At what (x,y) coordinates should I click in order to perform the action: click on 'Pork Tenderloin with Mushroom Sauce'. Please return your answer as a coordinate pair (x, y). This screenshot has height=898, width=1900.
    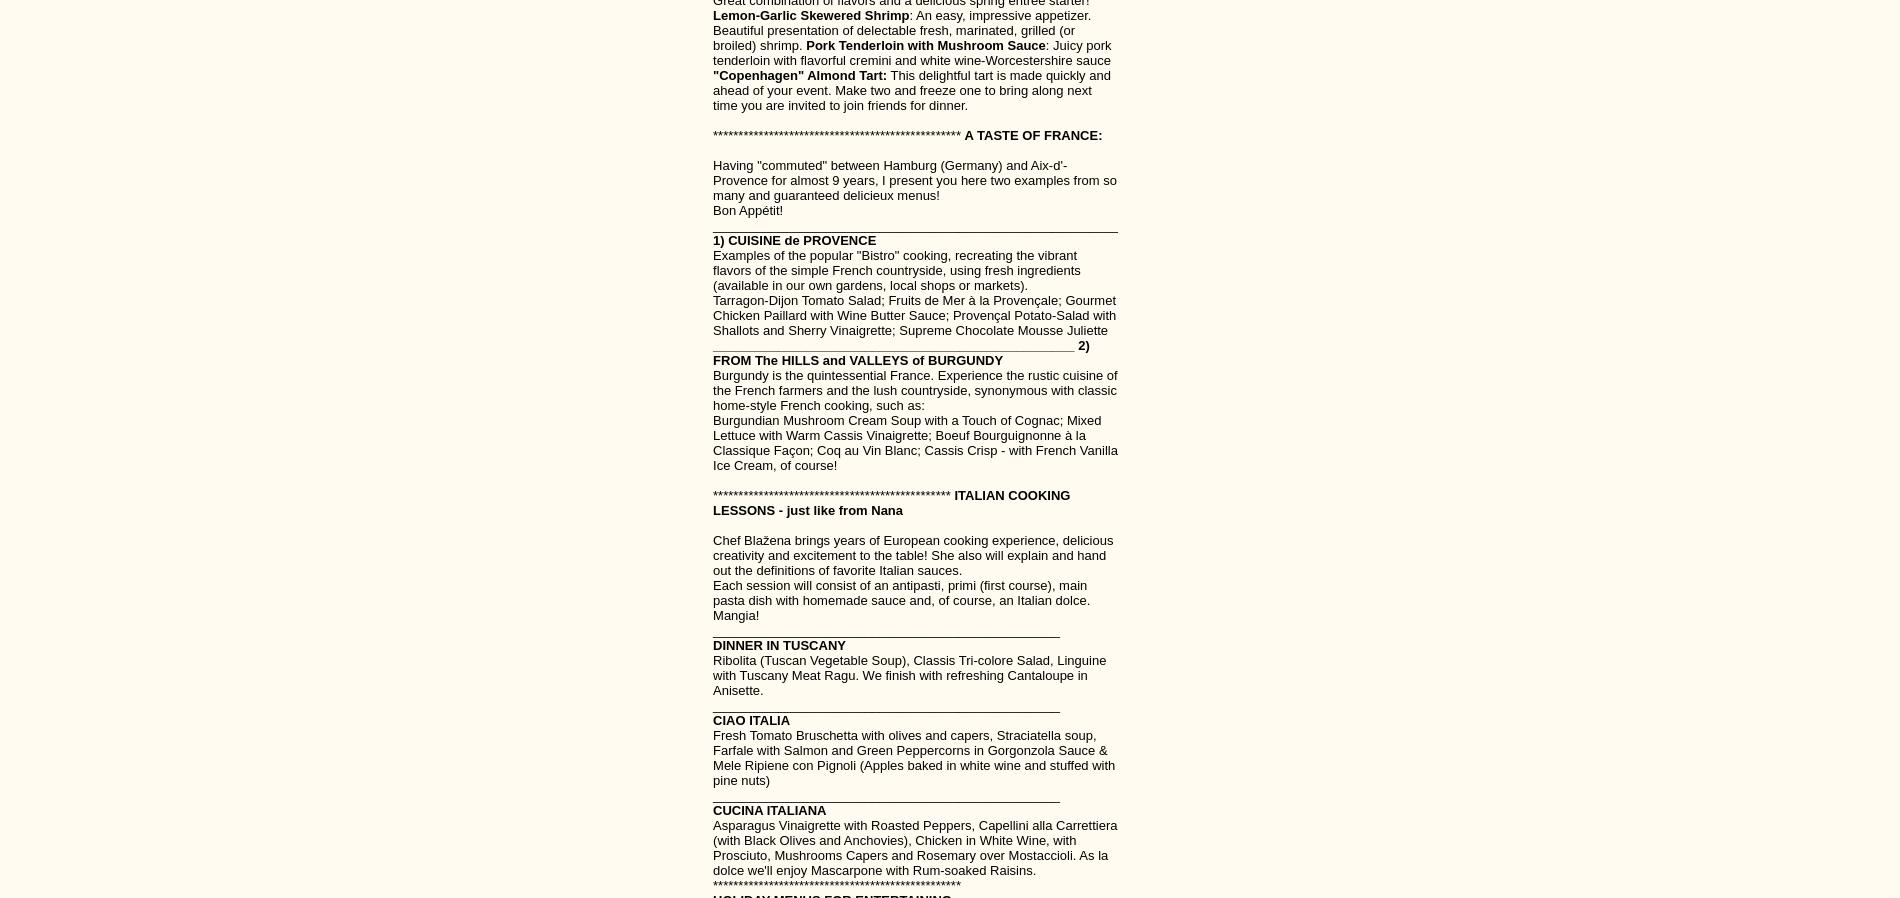
    Looking at the image, I should click on (924, 44).